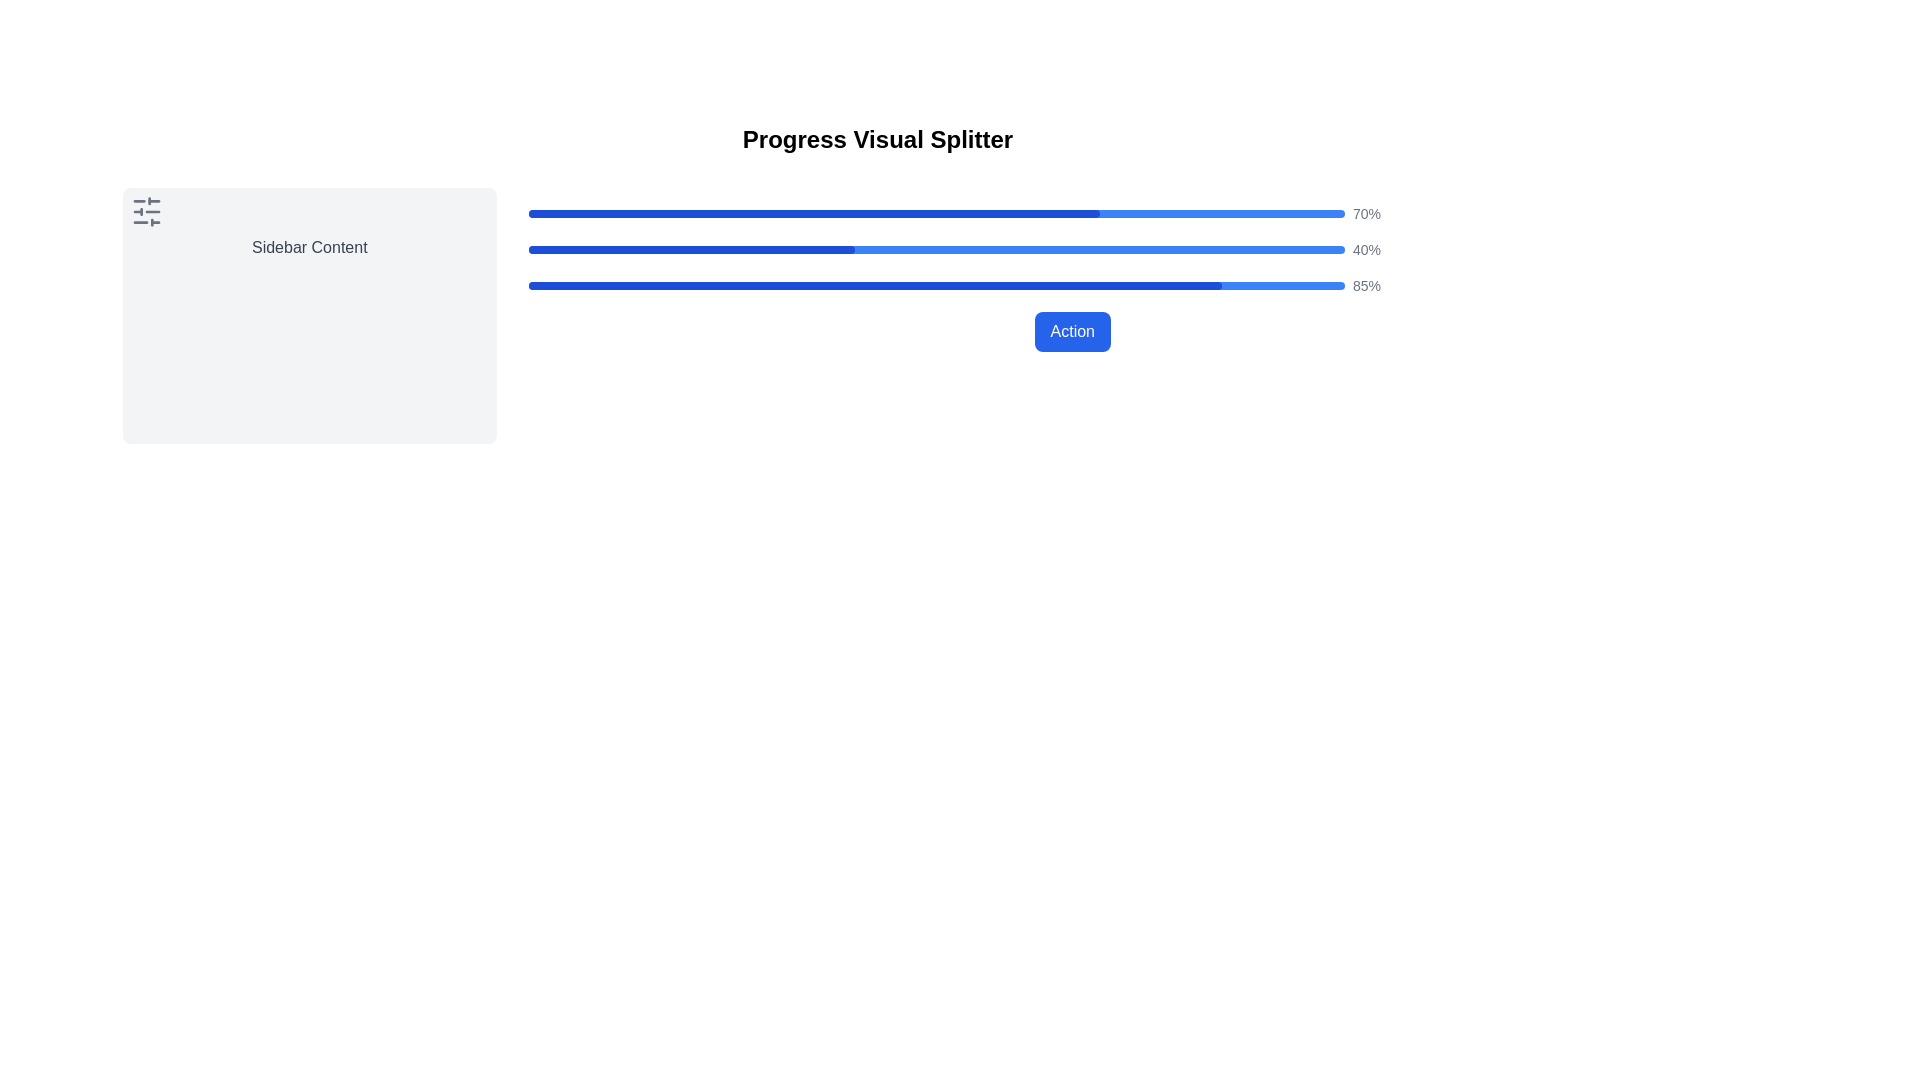 This screenshot has width=1920, height=1080. Describe the element at coordinates (935, 249) in the screenshot. I see `the progress bar element, which is a horizontal bar with a blue base and 40% completion` at that location.